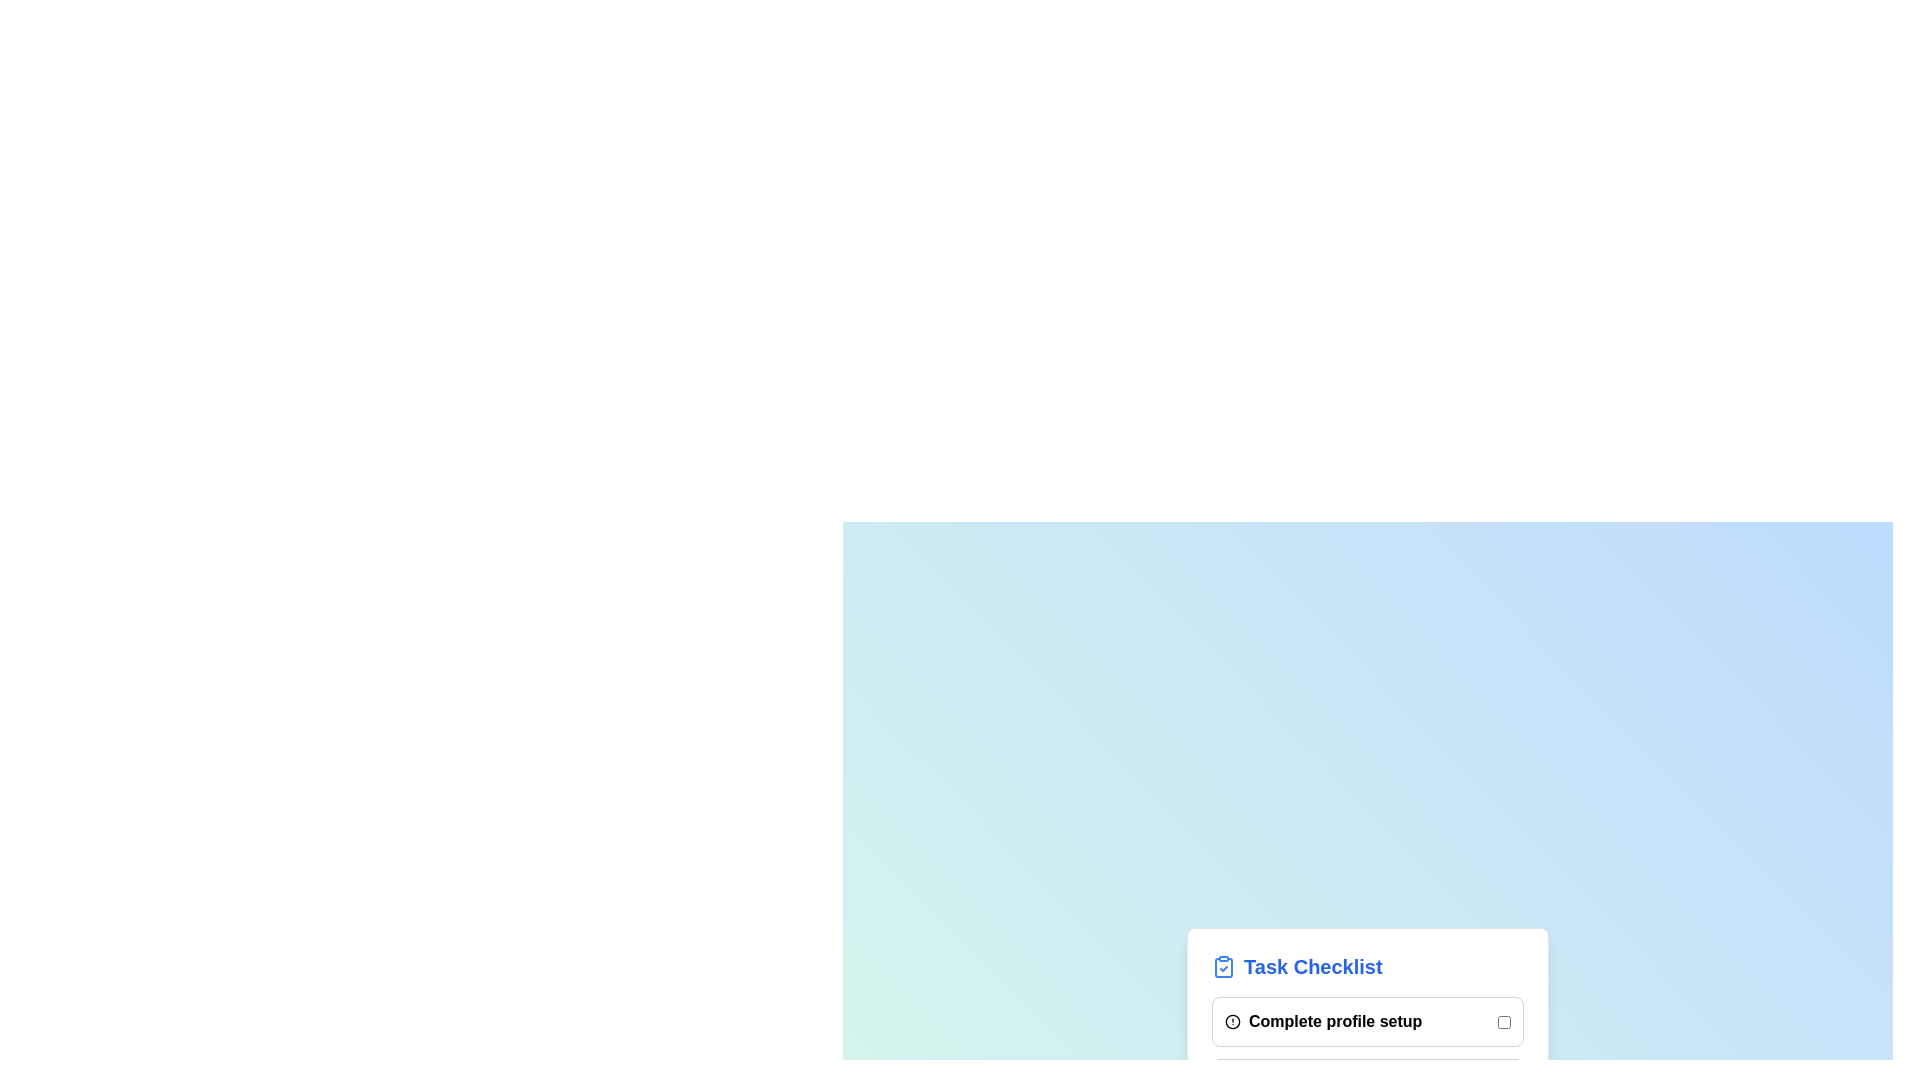  I want to click on the checkbox for the task 'Complete profile setup' located, so click(1504, 1022).